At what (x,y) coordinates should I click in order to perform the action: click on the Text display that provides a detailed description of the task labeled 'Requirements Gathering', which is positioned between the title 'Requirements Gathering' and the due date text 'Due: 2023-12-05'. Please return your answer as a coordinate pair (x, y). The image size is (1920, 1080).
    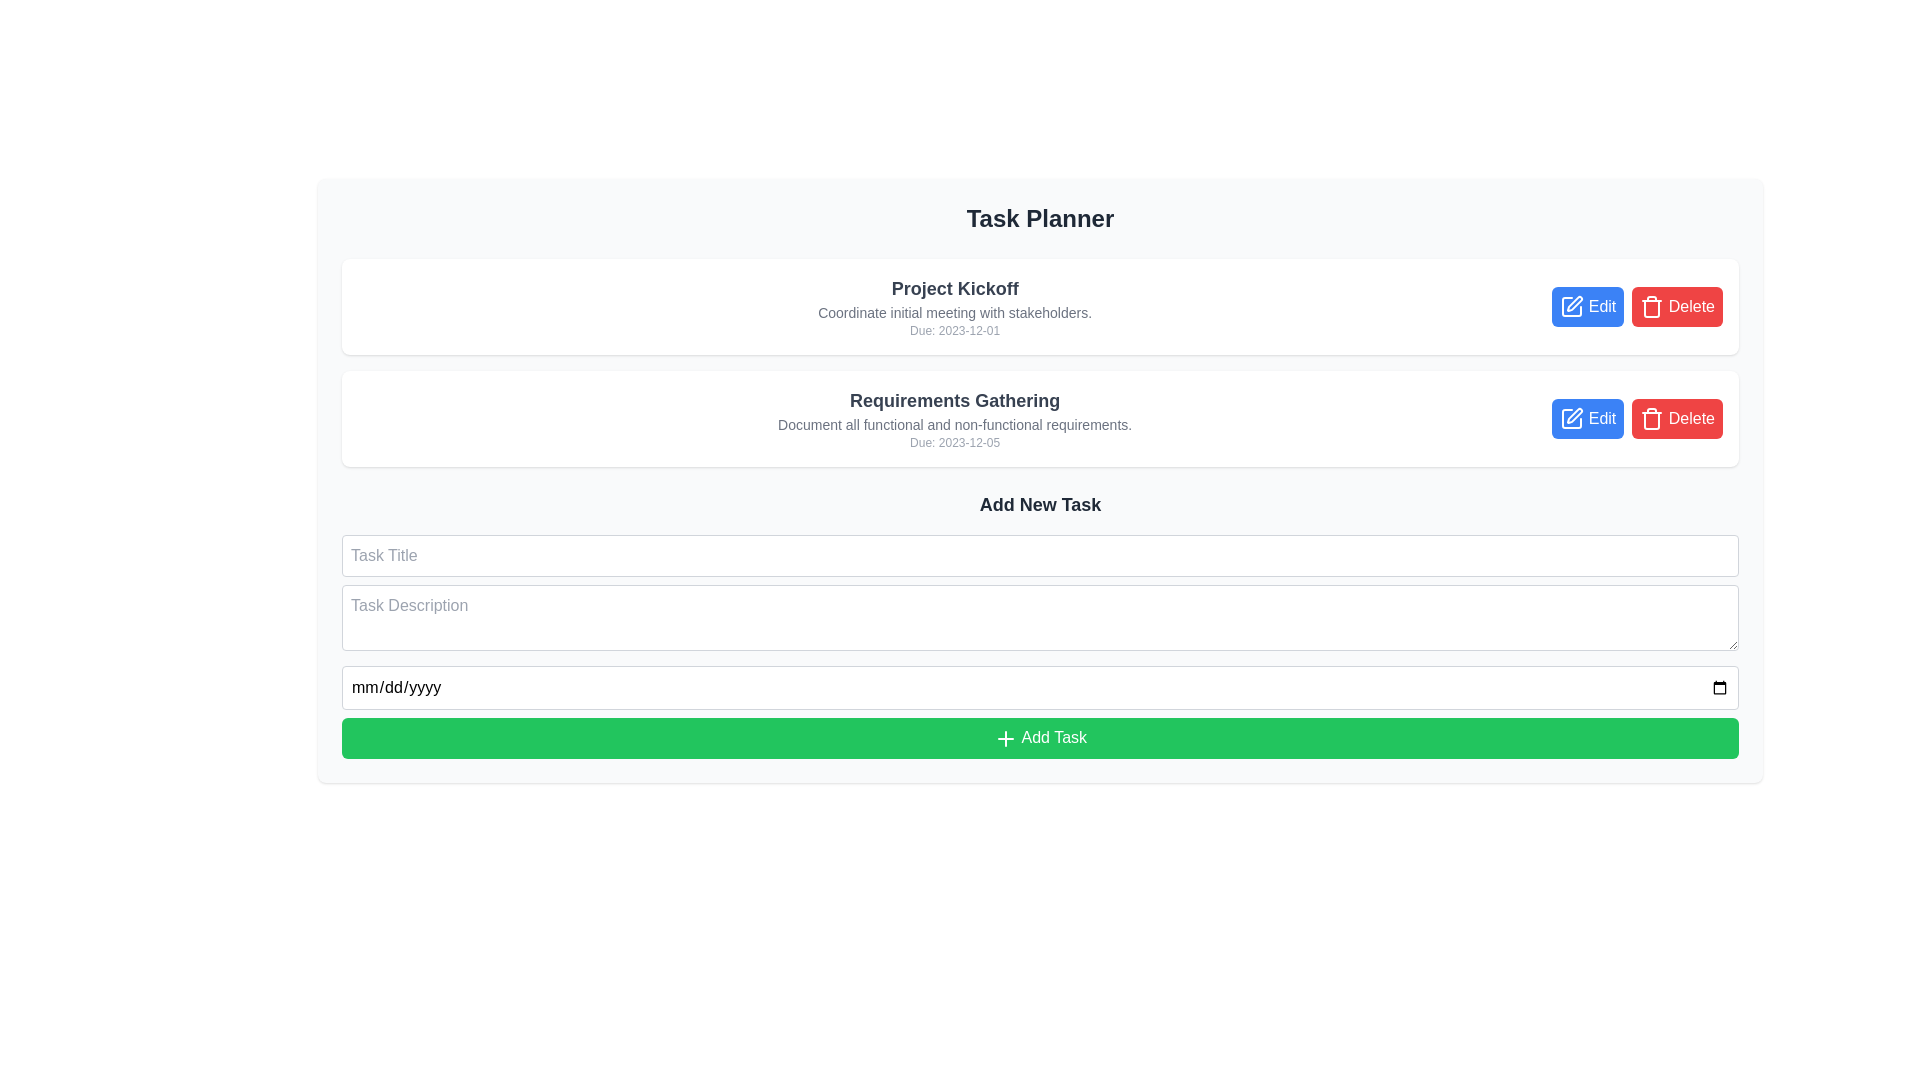
    Looking at the image, I should click on (954, 423).